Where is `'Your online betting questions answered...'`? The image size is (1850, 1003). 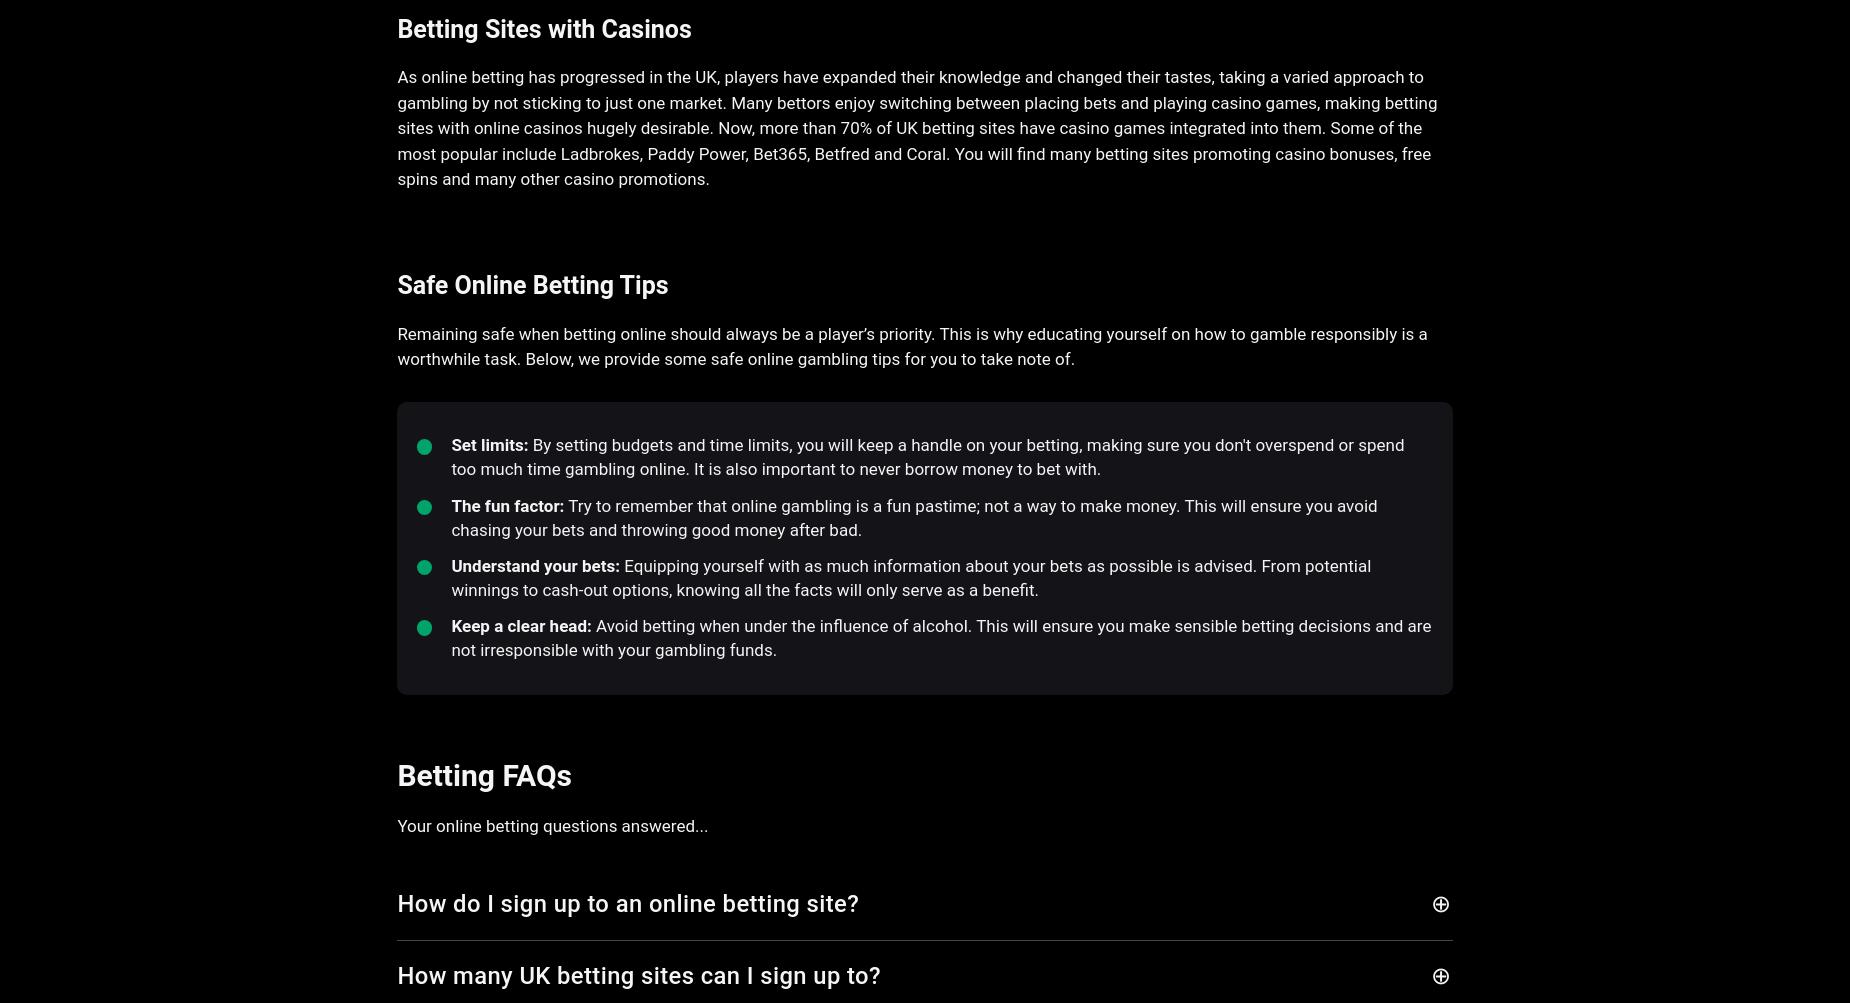
'Your online betting questions answered...' is located at coordinates (552, 825).